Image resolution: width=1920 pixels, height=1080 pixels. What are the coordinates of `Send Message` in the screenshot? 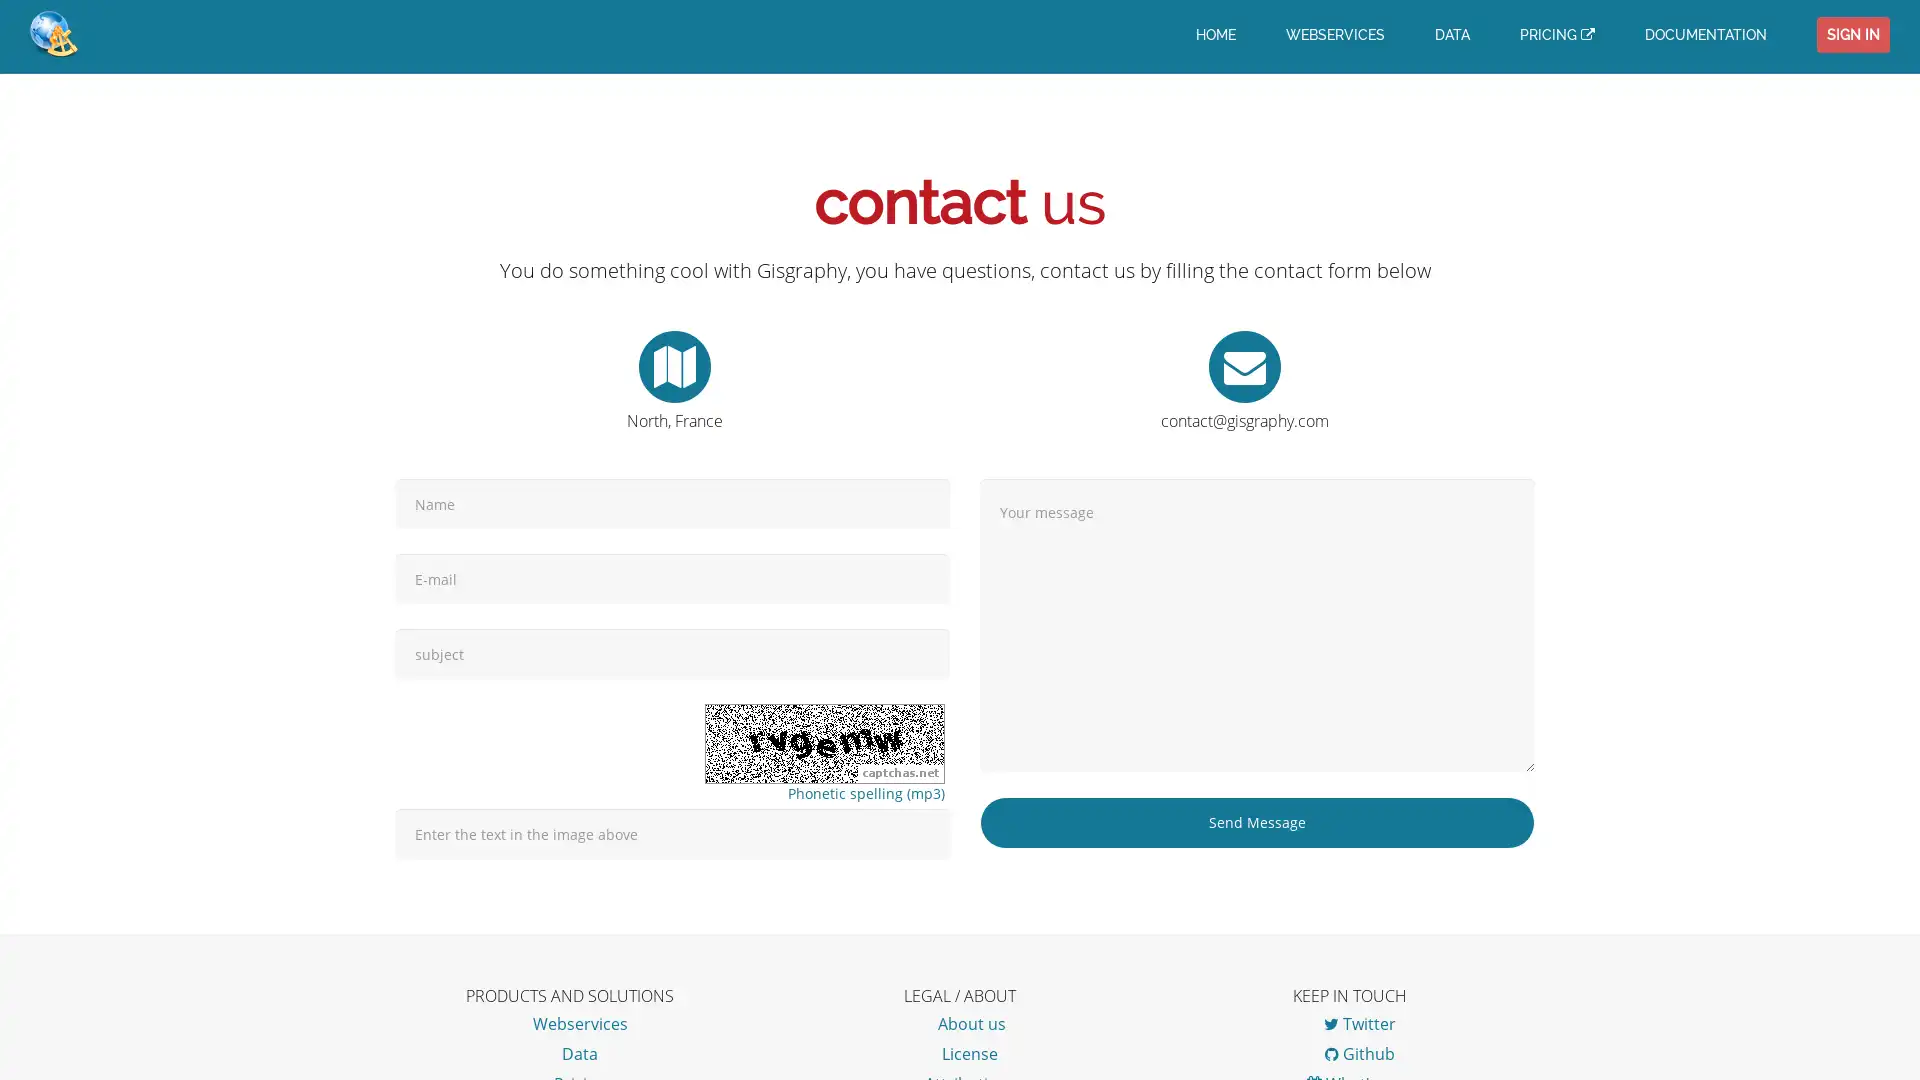 It's located at (1256, 821).